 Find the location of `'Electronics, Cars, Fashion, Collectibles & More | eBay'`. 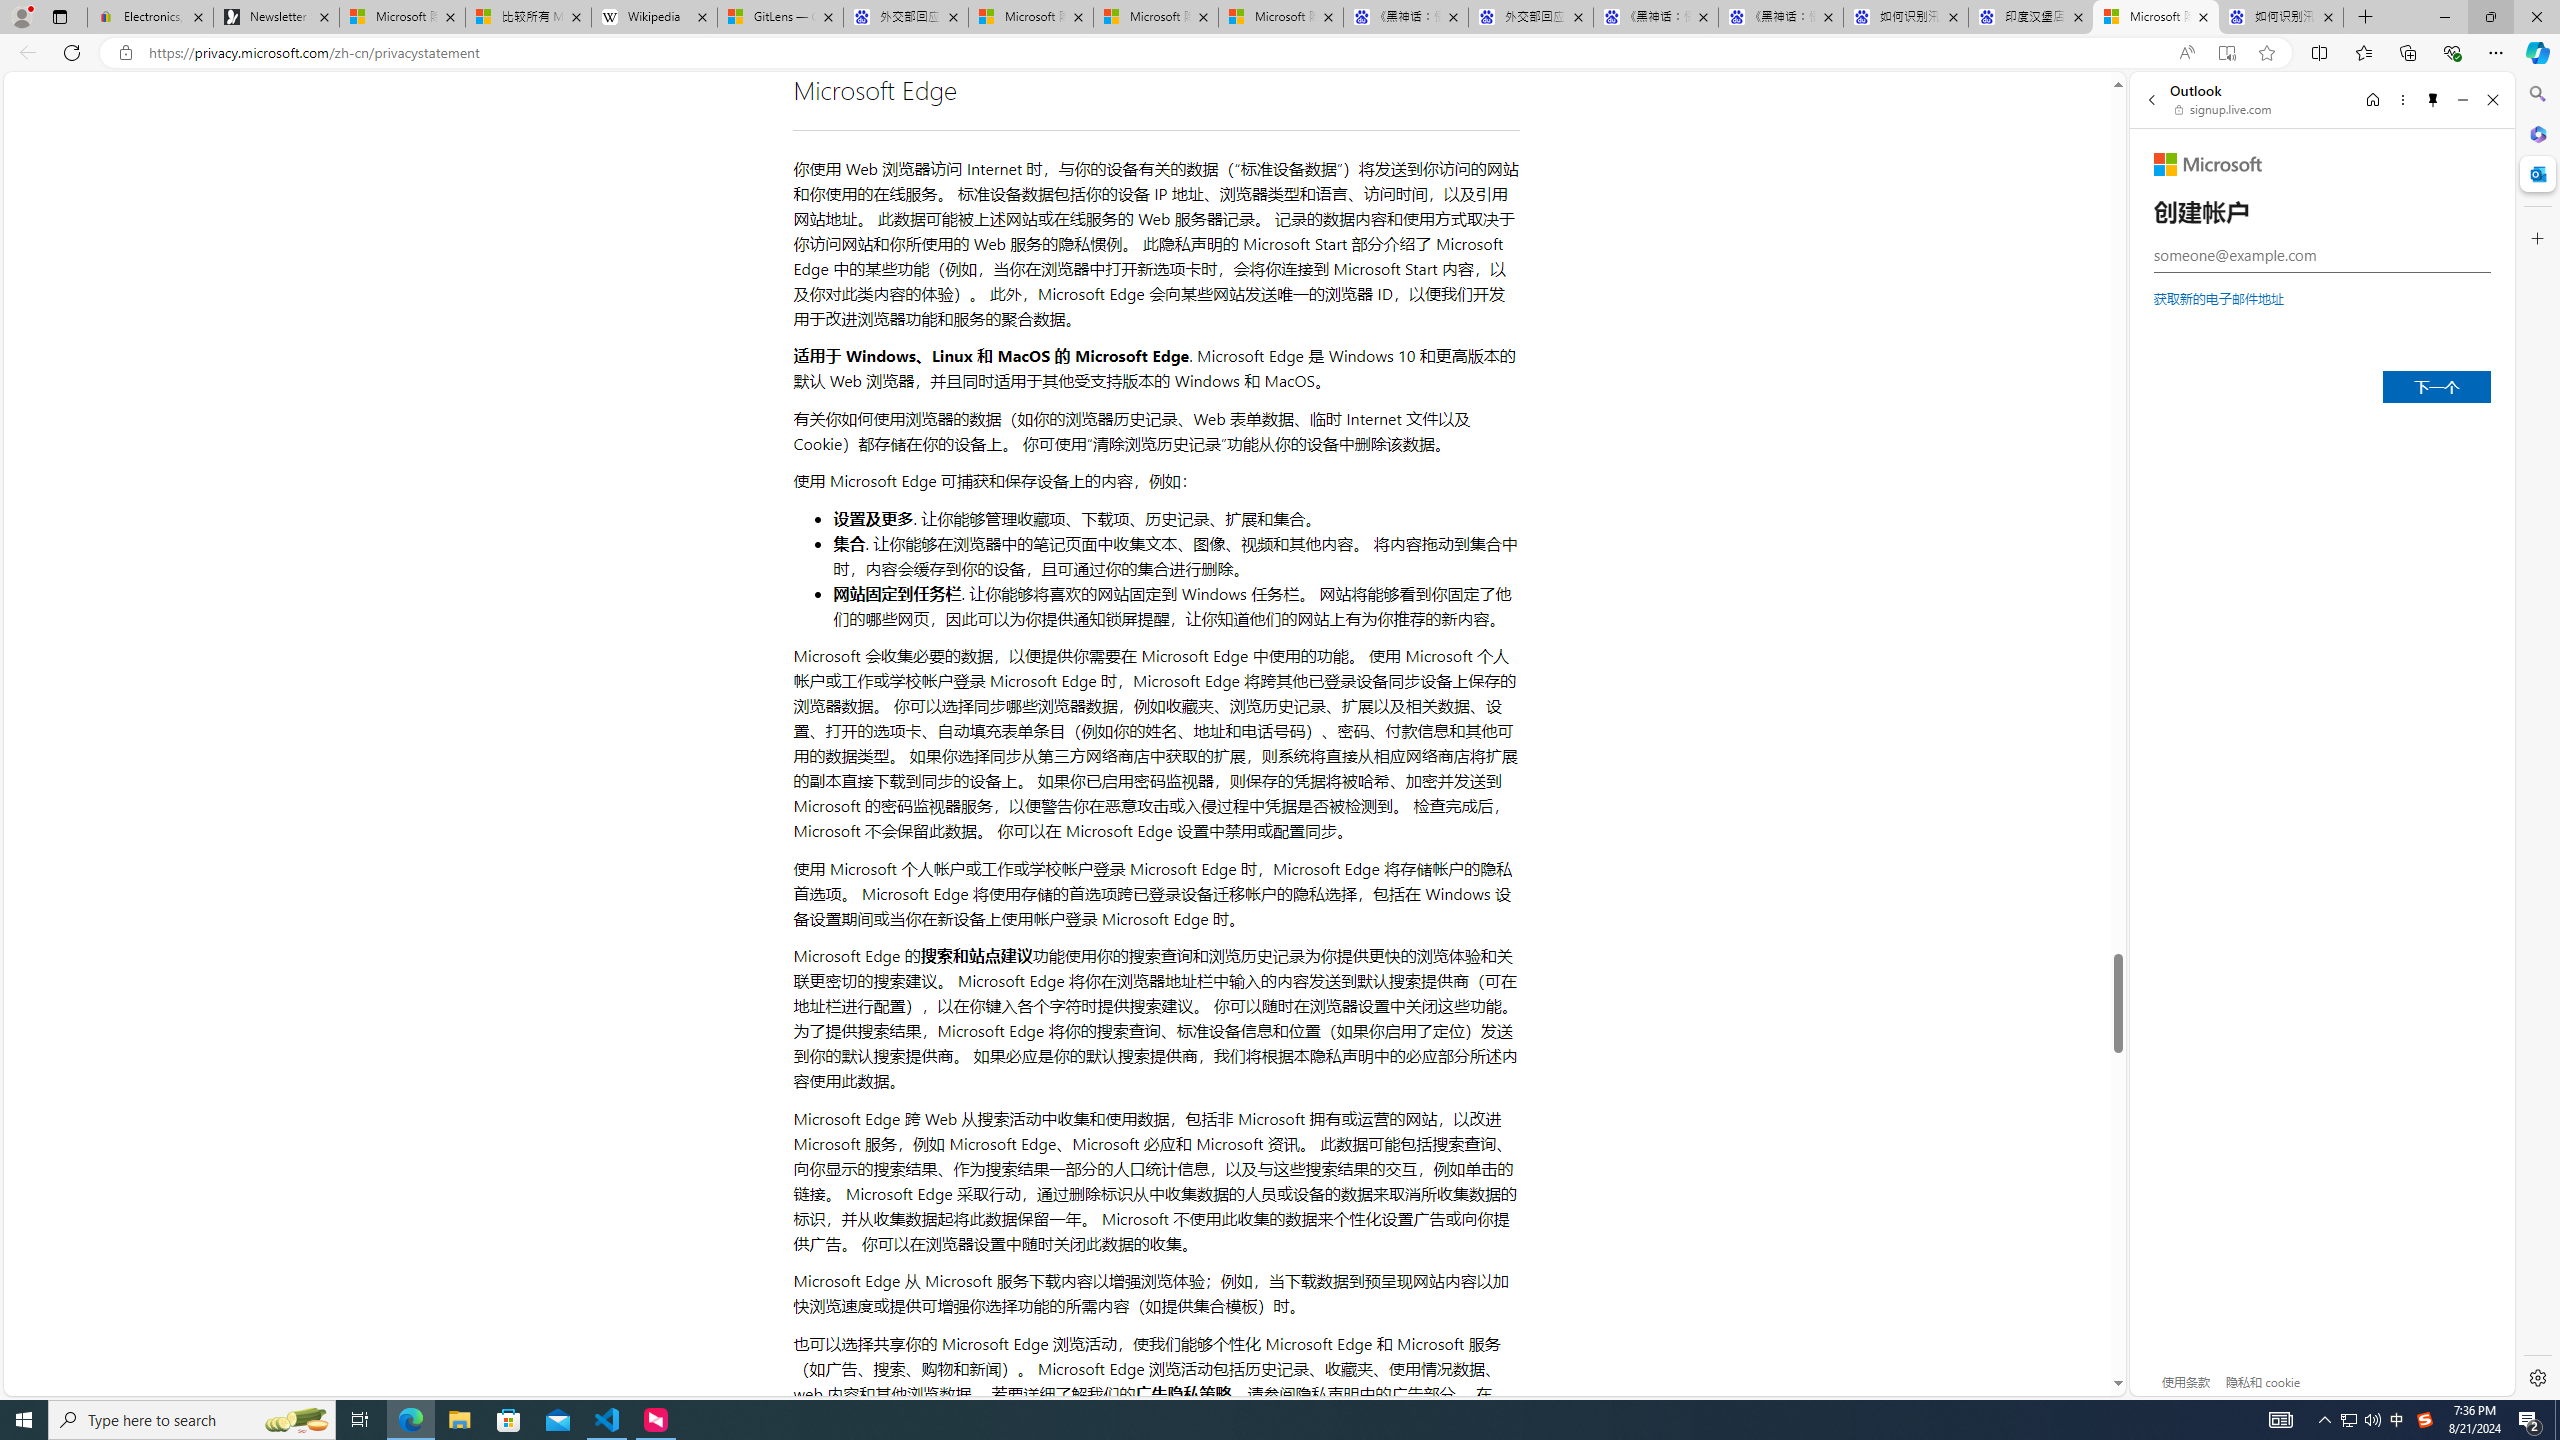

'Electronics, Cars, Fashion, Collectibles & More | eBay' is located at coordinates (150, 16).